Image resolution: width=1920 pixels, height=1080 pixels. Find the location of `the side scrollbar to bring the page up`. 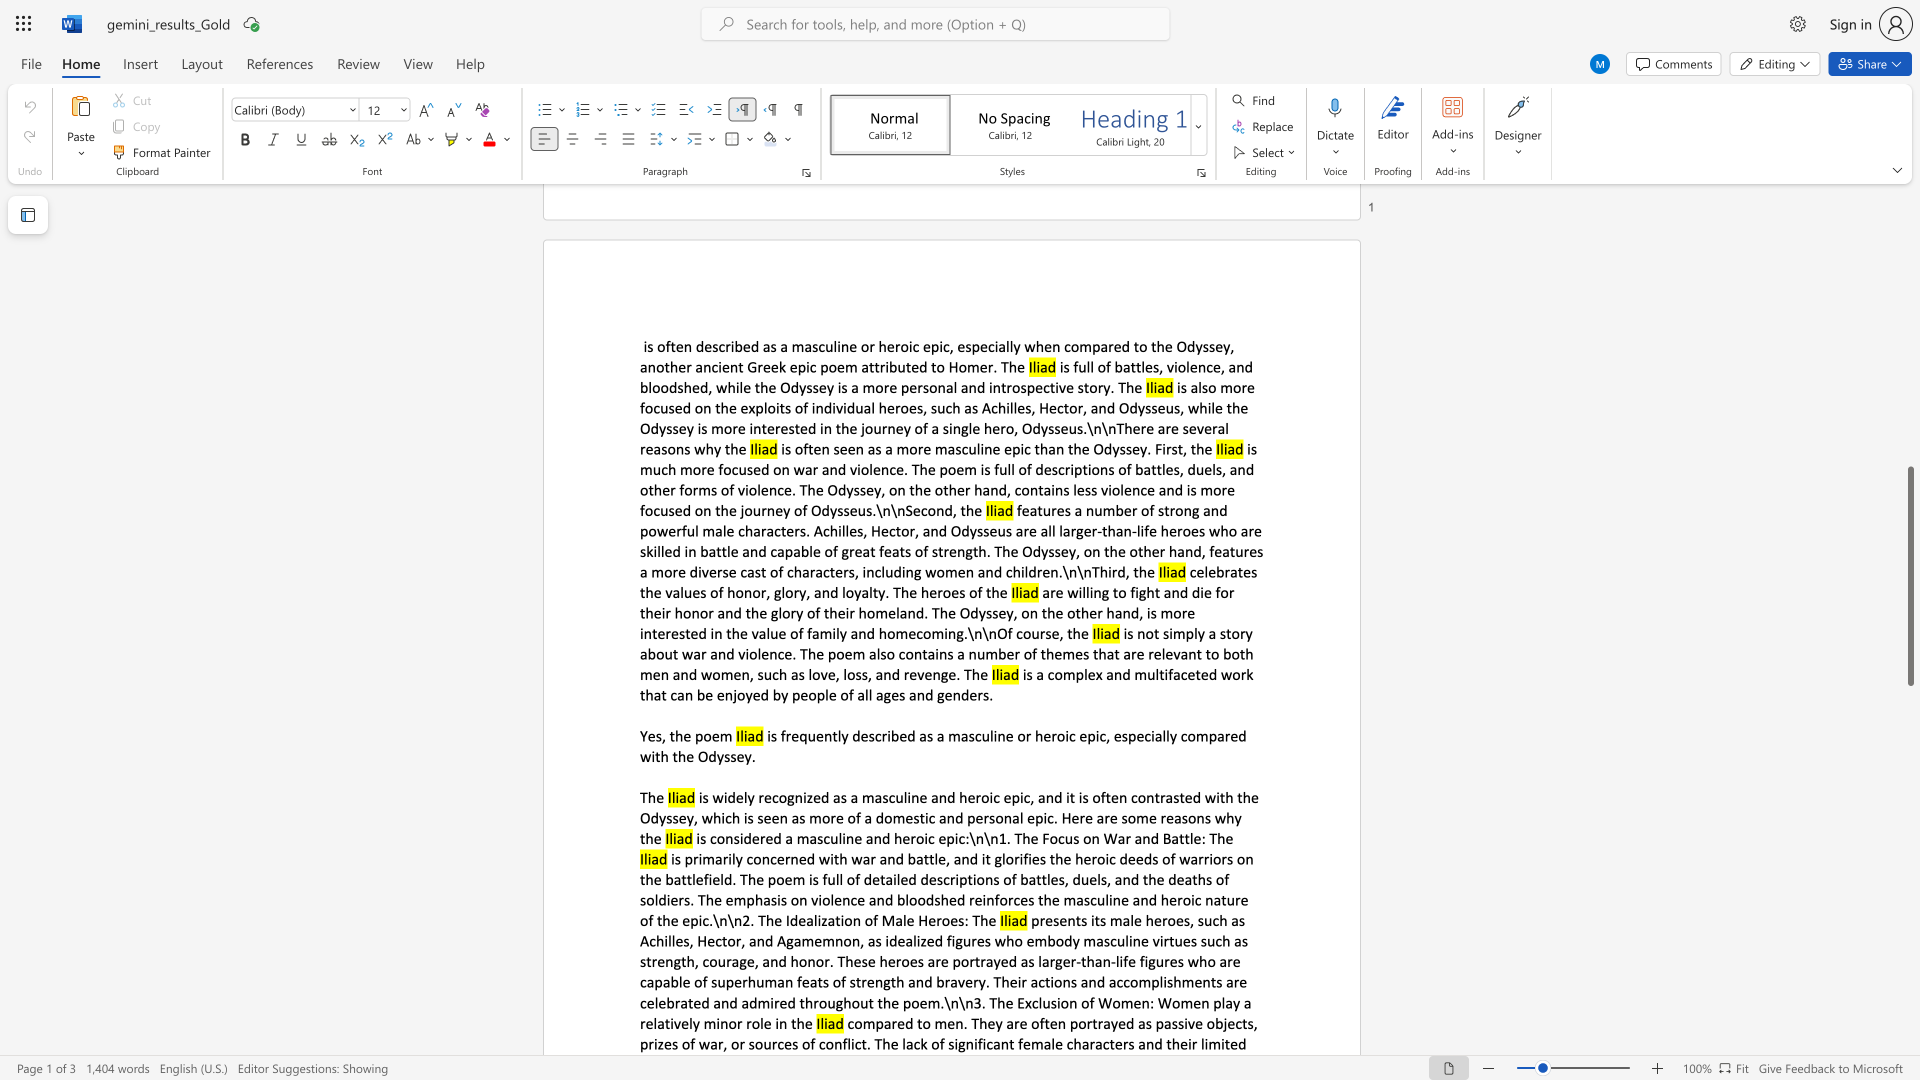

the side scrollbar to bring the page up is located at coordinates (1909, 338).